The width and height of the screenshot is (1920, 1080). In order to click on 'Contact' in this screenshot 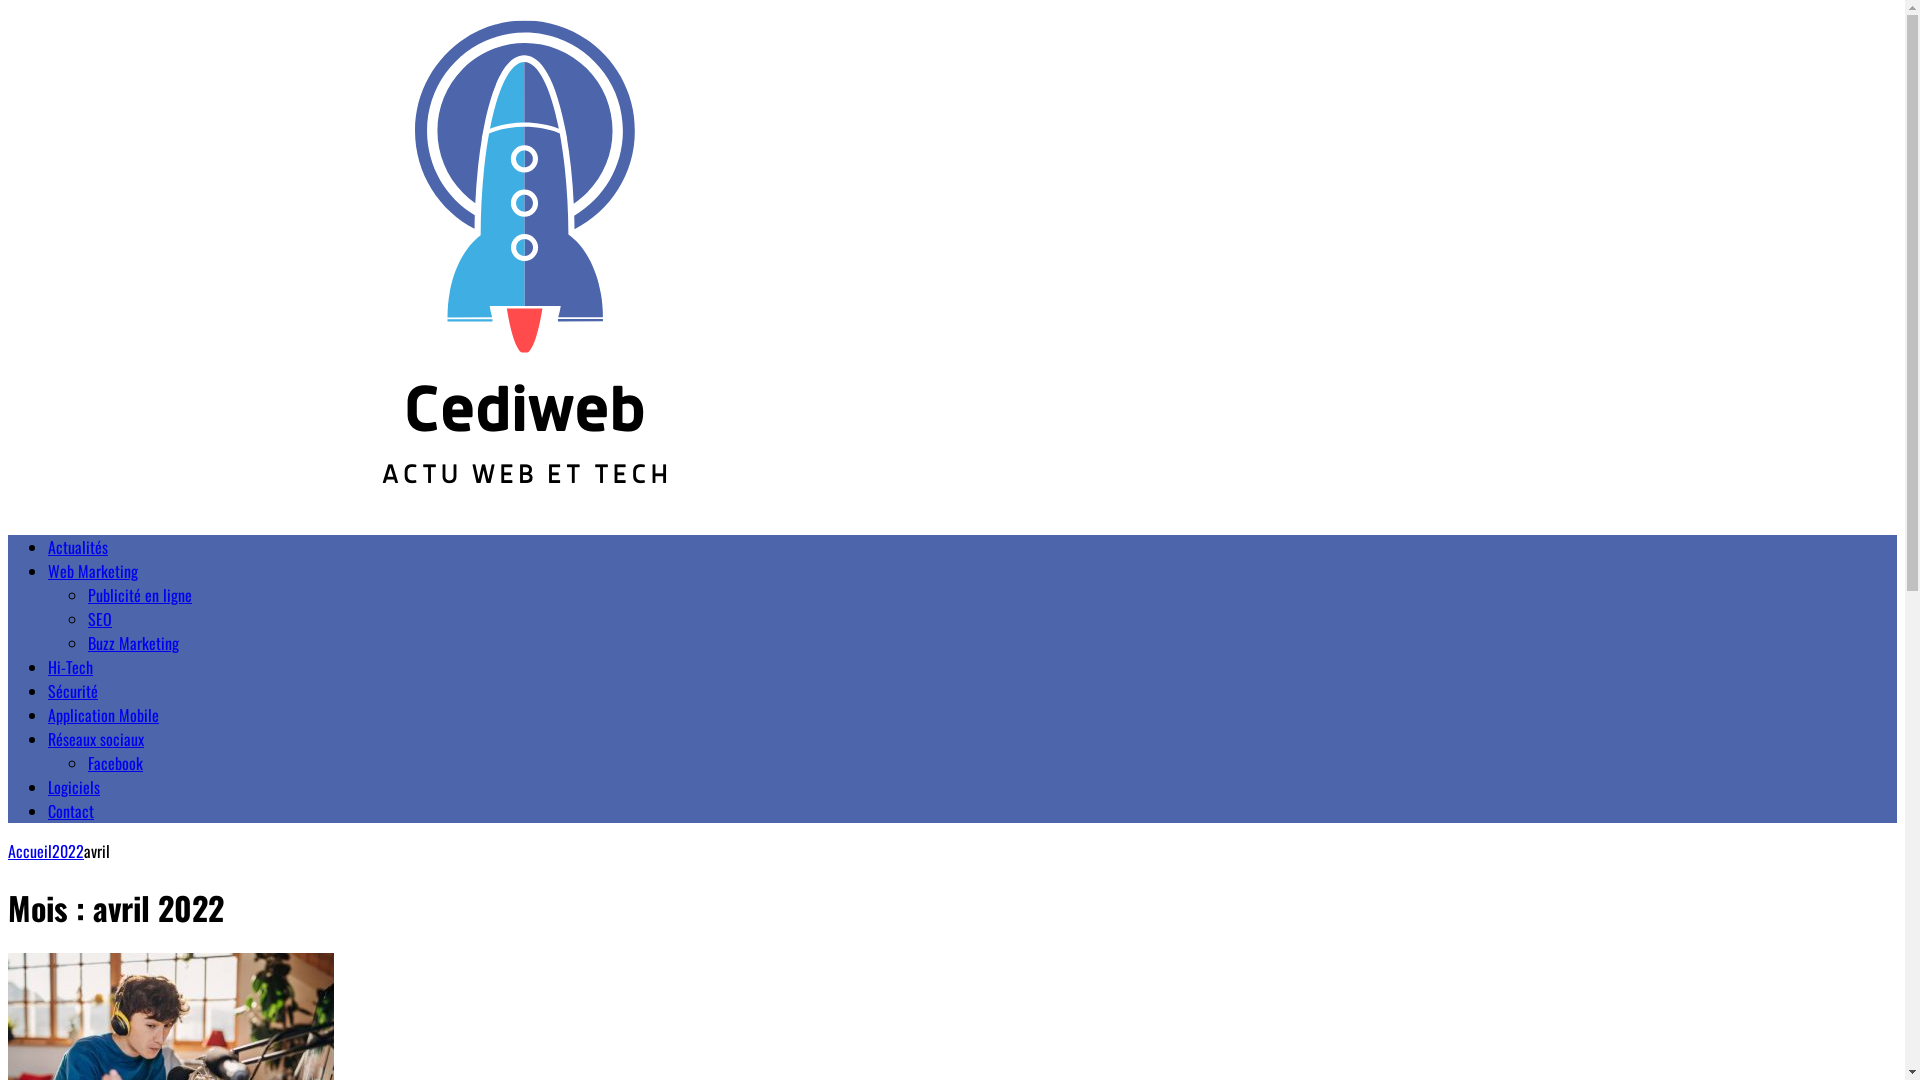, I will do `click(71, 810)`.